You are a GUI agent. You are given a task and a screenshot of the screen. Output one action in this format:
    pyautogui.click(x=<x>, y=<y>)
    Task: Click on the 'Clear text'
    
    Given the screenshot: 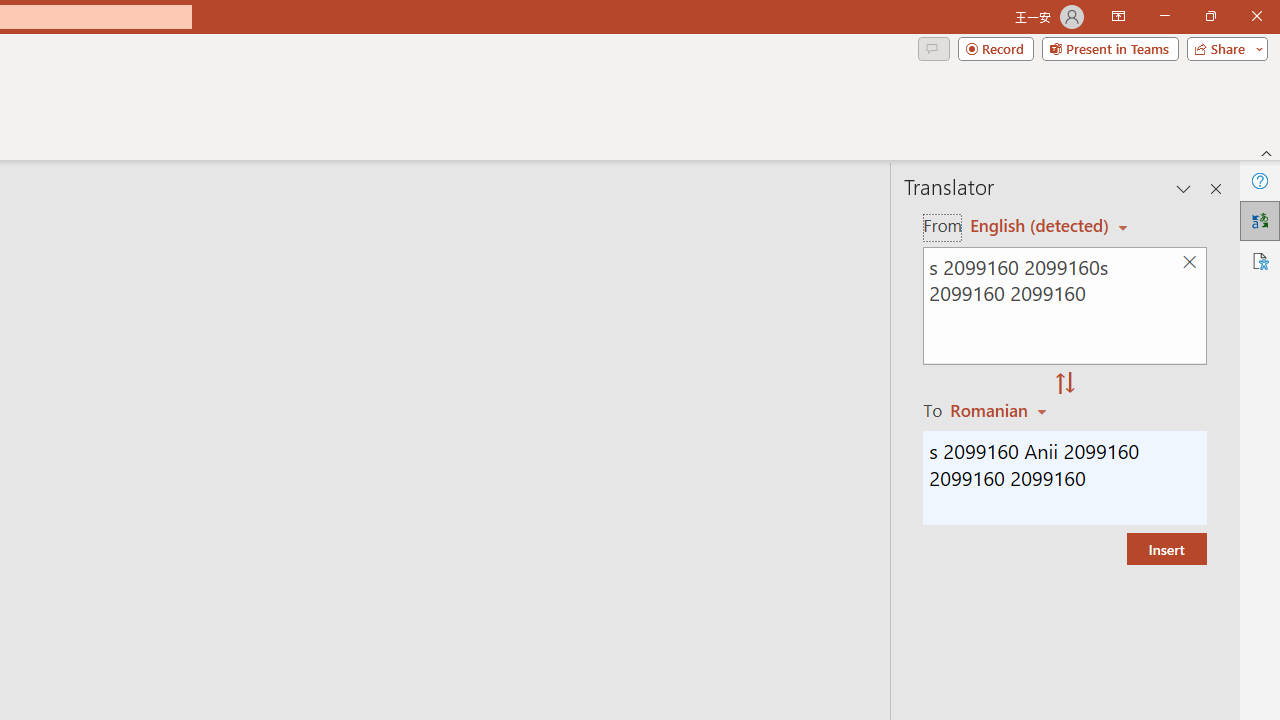 What is the action you would take?
    pyautogui.click(x=1189, y=262)
    